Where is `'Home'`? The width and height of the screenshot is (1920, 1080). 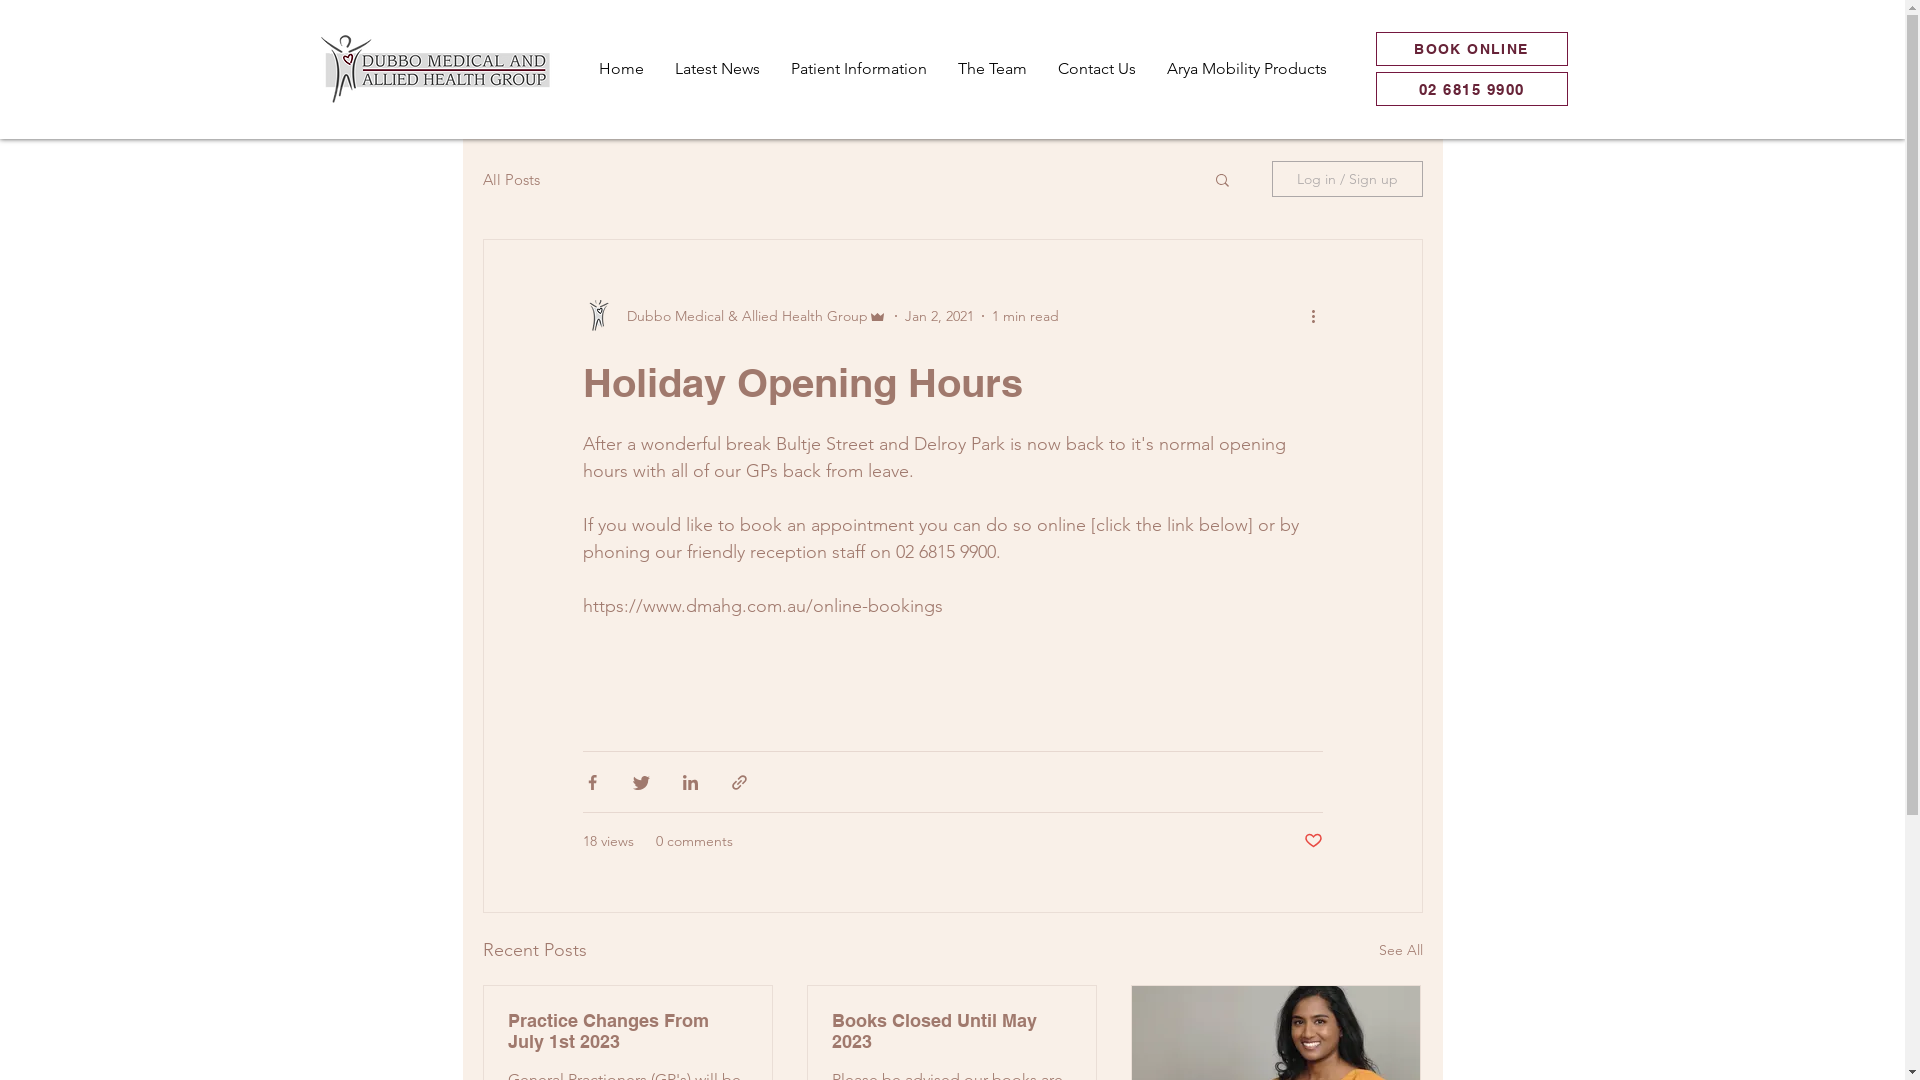 'Home' is located at coordinates (580, 68).